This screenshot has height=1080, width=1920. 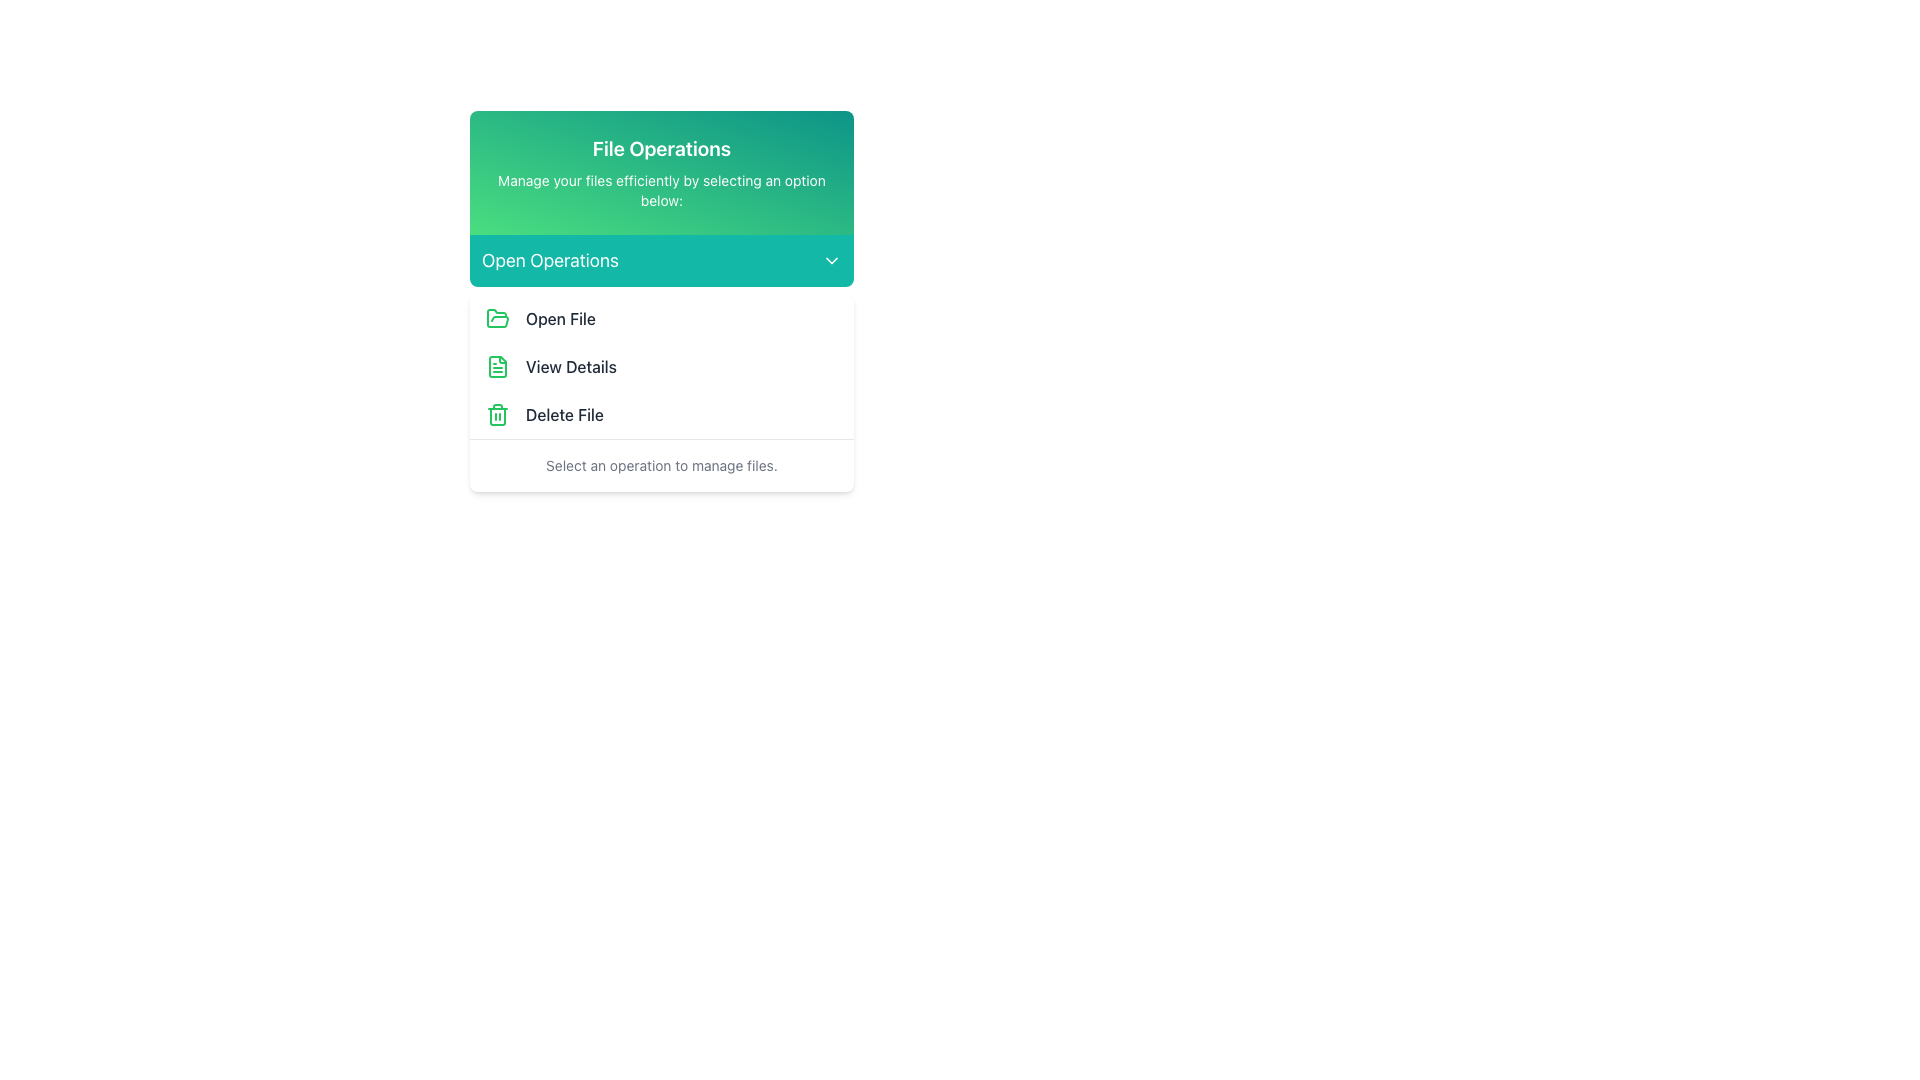 I want to click on the static text that instructs users to 'Manage your files efficiently by selecting an option below:', which is located directly beneath the 'File Operations' heading, so click(x=662, y=191).